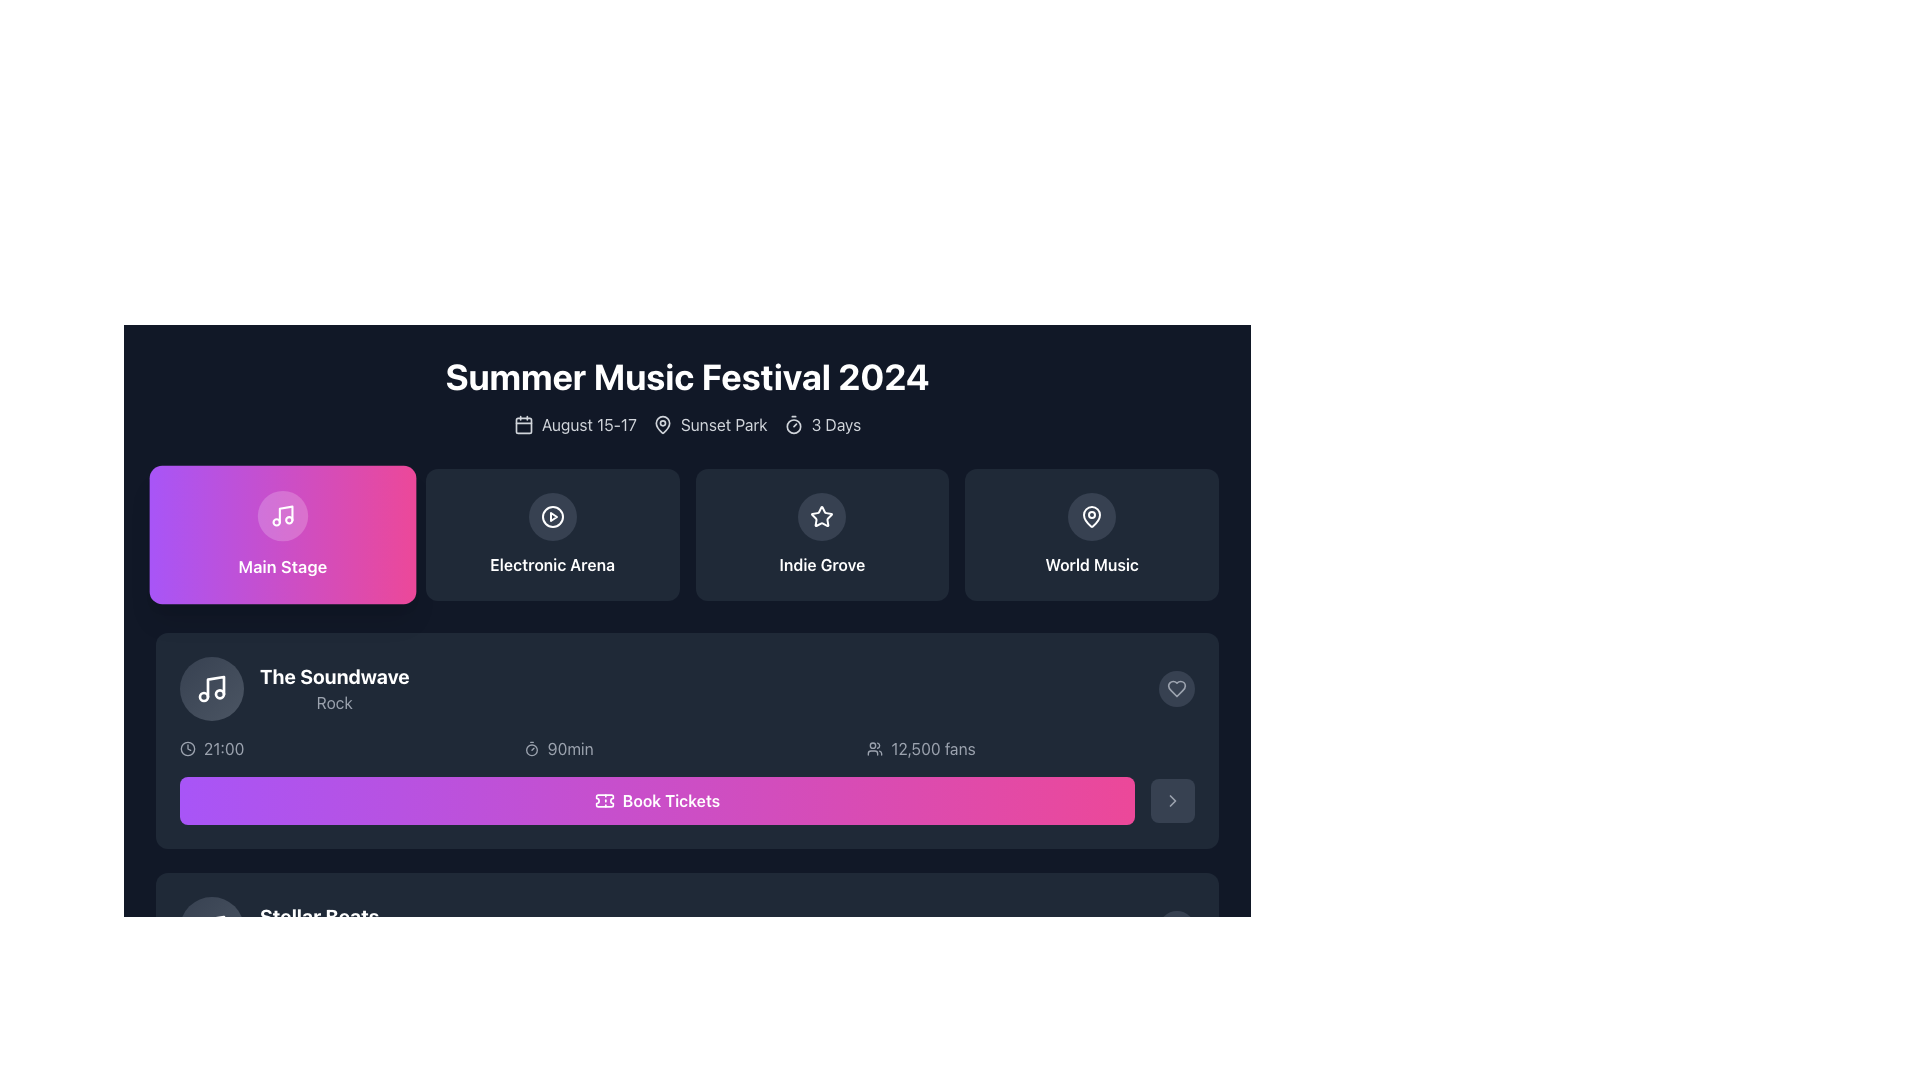  What do you see at coordinates (1091, 534) in the screenshot?
I see `the non-interactive visual indicator label for the 'World Music' section, which is the fourth option in the top row of sections, located to the right of the 'Indie Grove' section` at bounding box center [1091, 534].